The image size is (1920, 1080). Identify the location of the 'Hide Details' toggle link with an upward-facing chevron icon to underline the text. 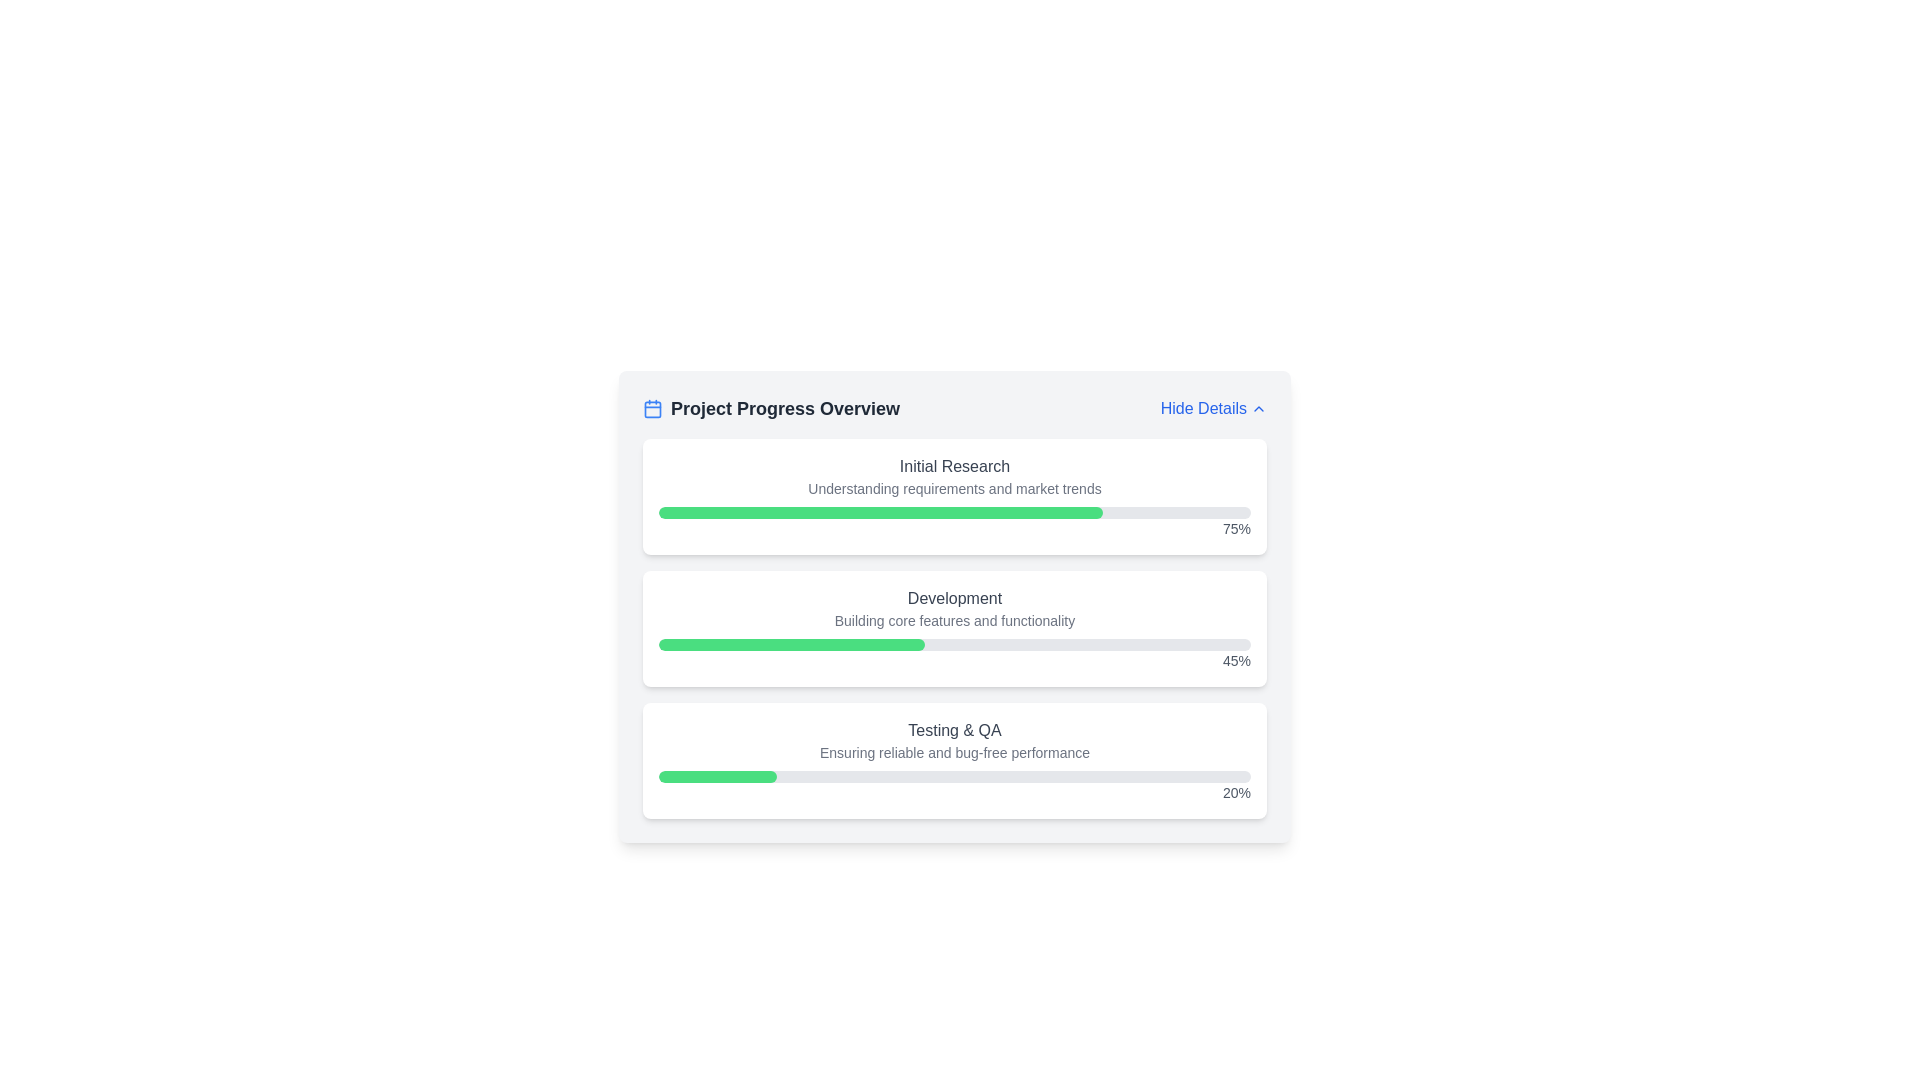
(1212, 407).